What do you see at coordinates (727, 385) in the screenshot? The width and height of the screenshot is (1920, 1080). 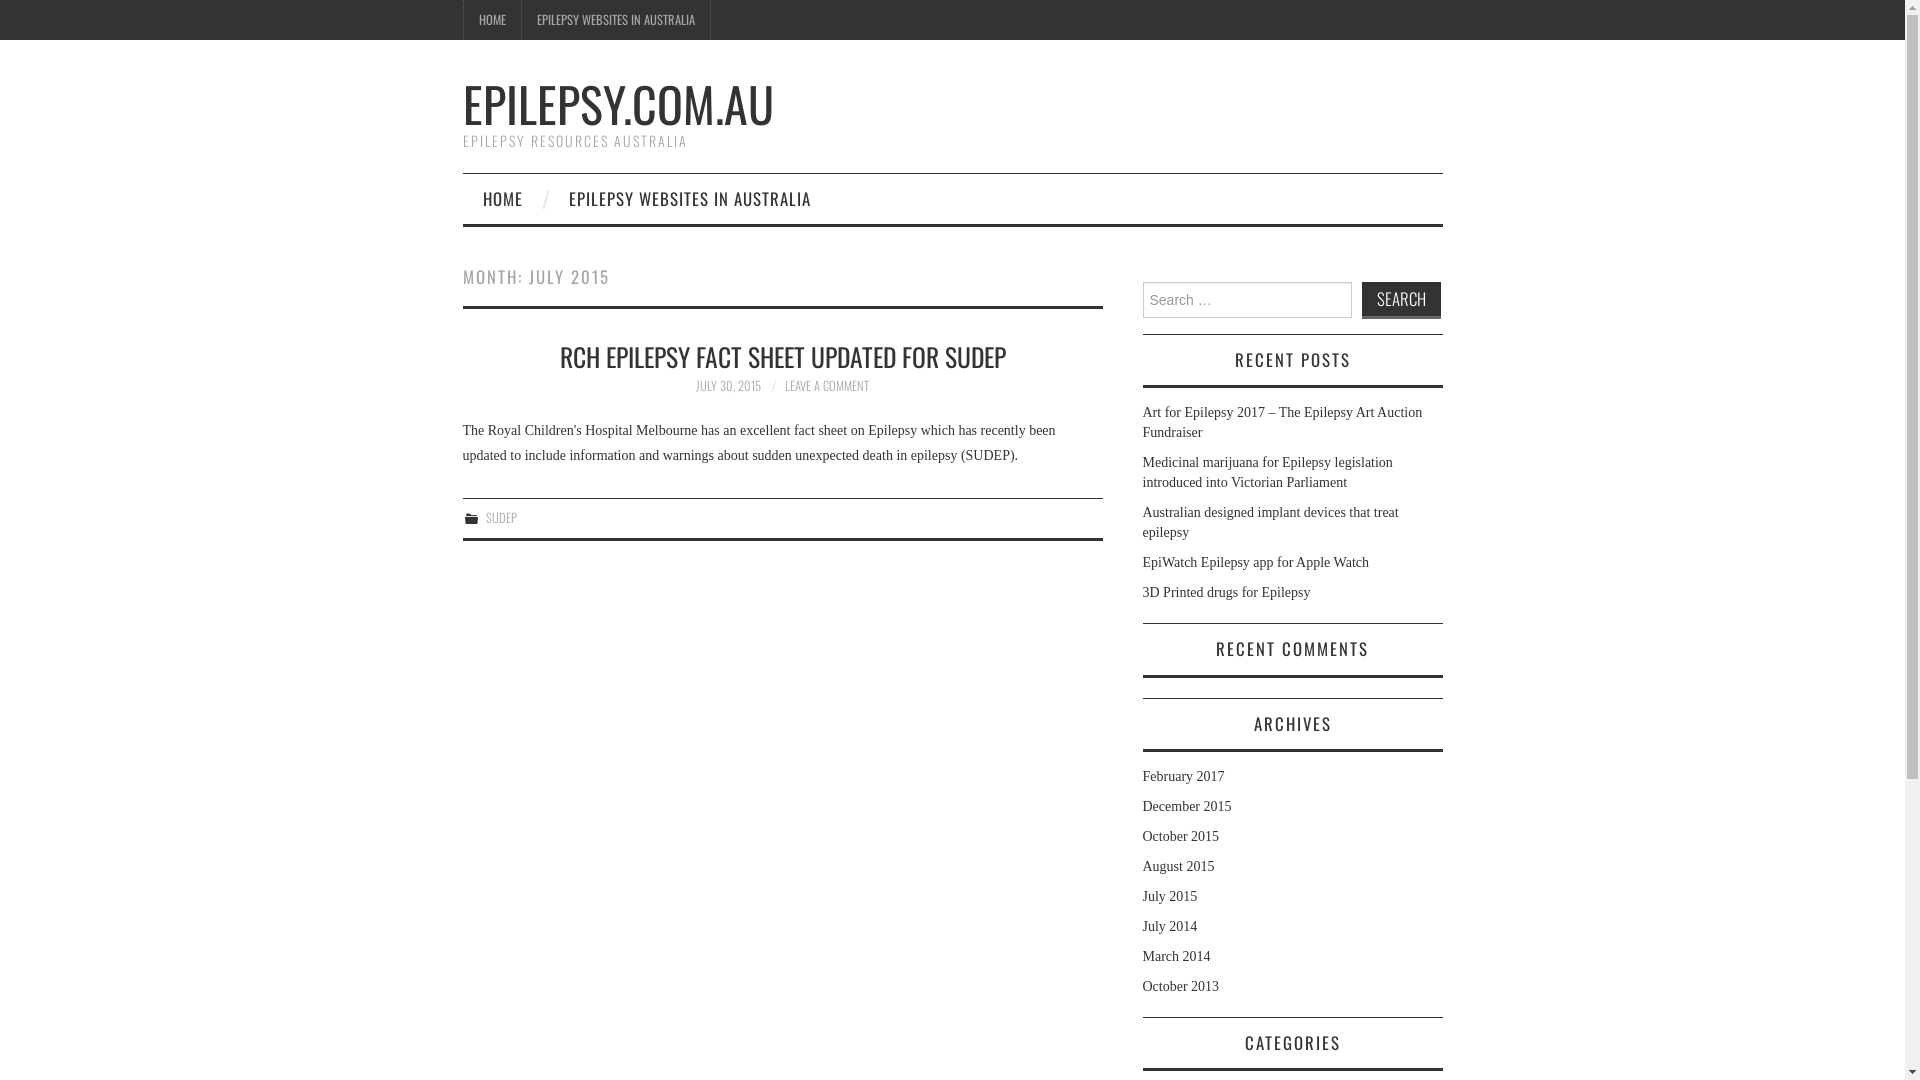 I see `'JULY 30, 2015'` at bounding box center [727, 385].